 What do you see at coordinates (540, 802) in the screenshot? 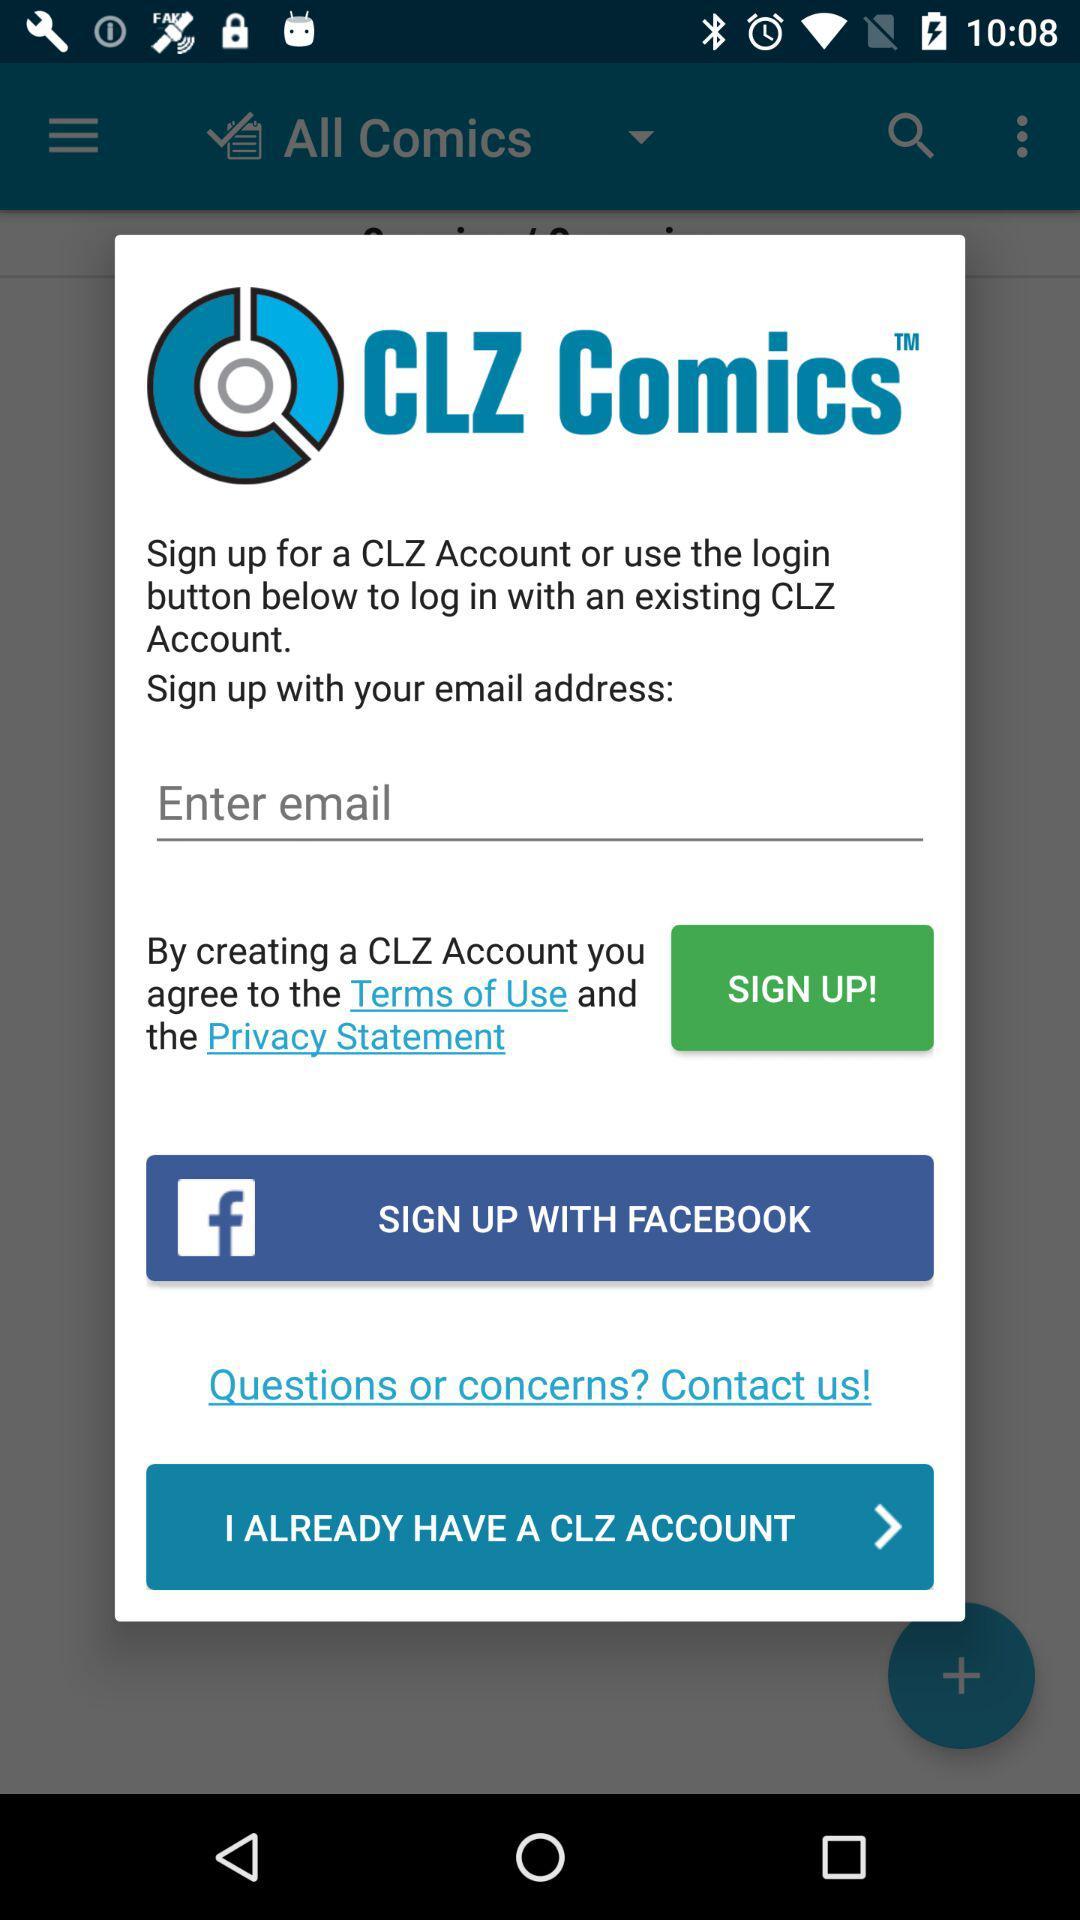
I see `enter/type email address` at bounding box center [540, 802].